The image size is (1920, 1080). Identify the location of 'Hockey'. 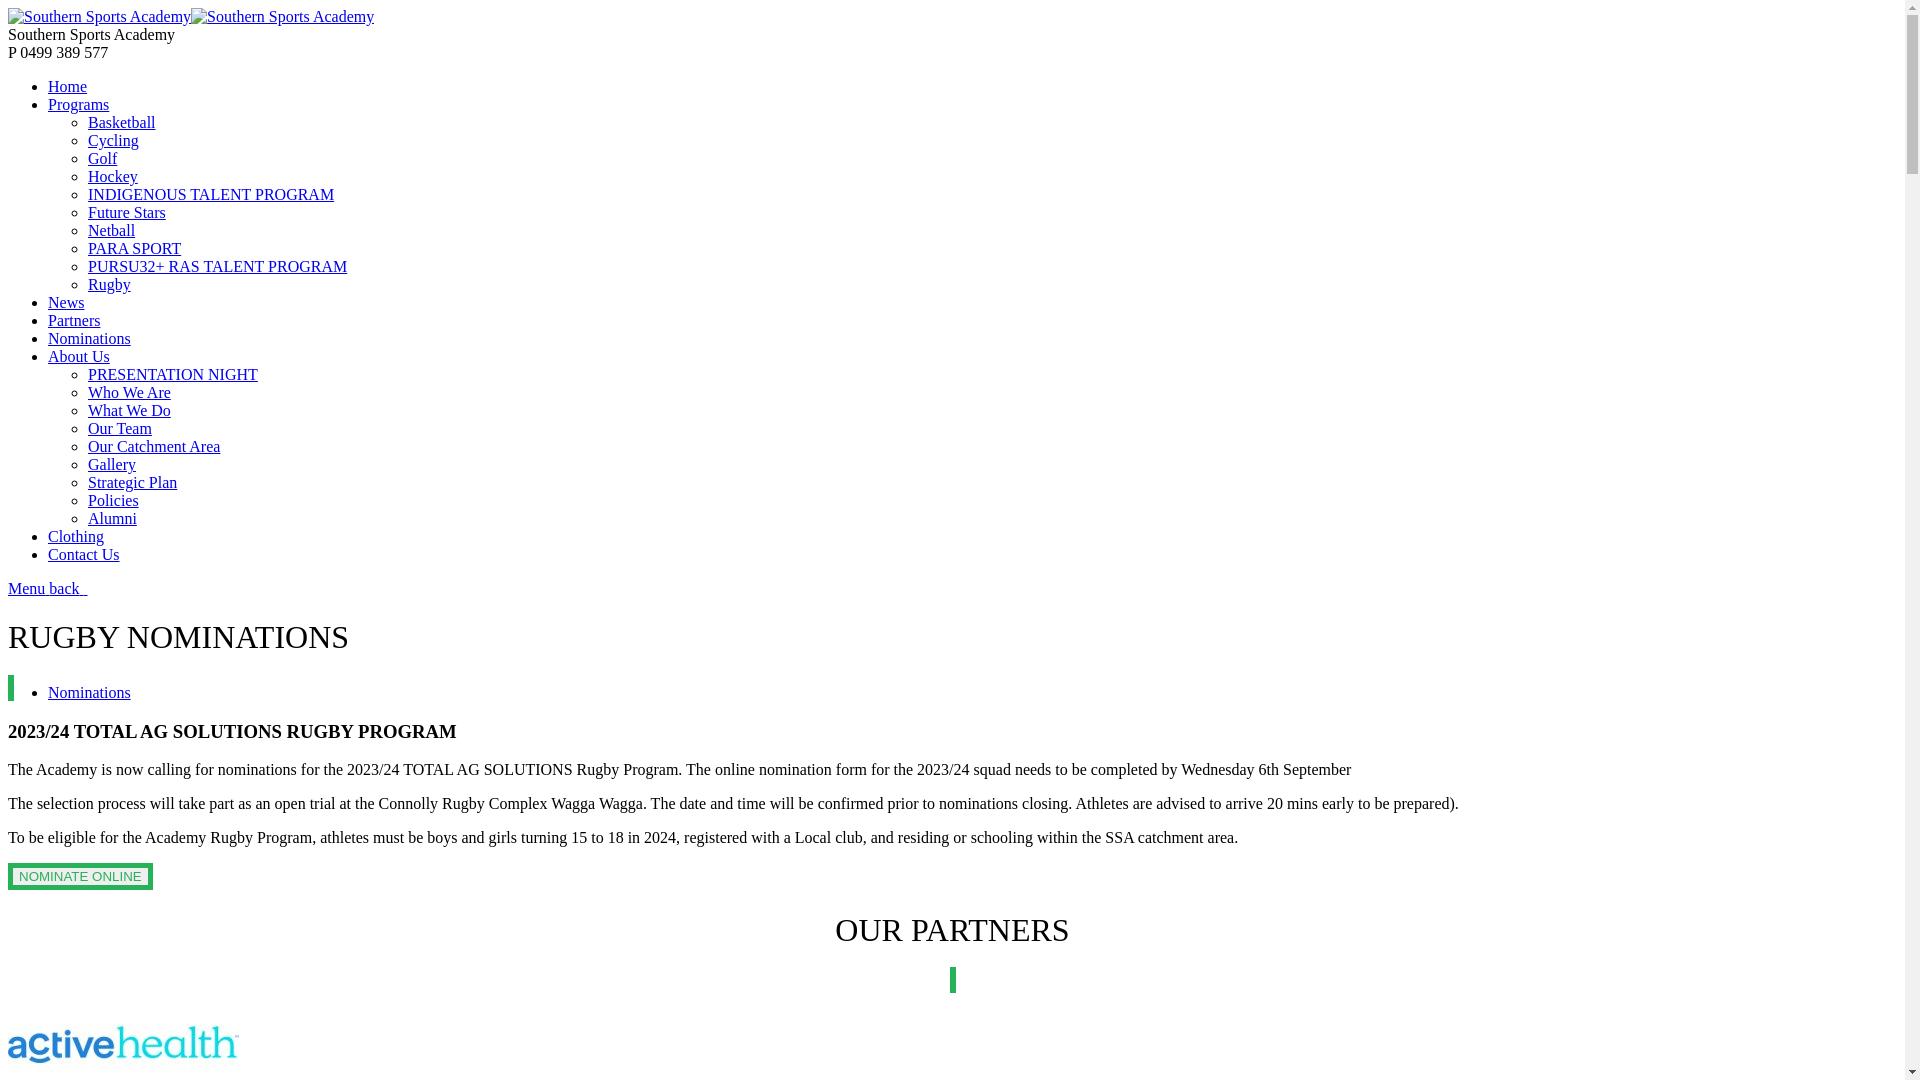
(112, 175).